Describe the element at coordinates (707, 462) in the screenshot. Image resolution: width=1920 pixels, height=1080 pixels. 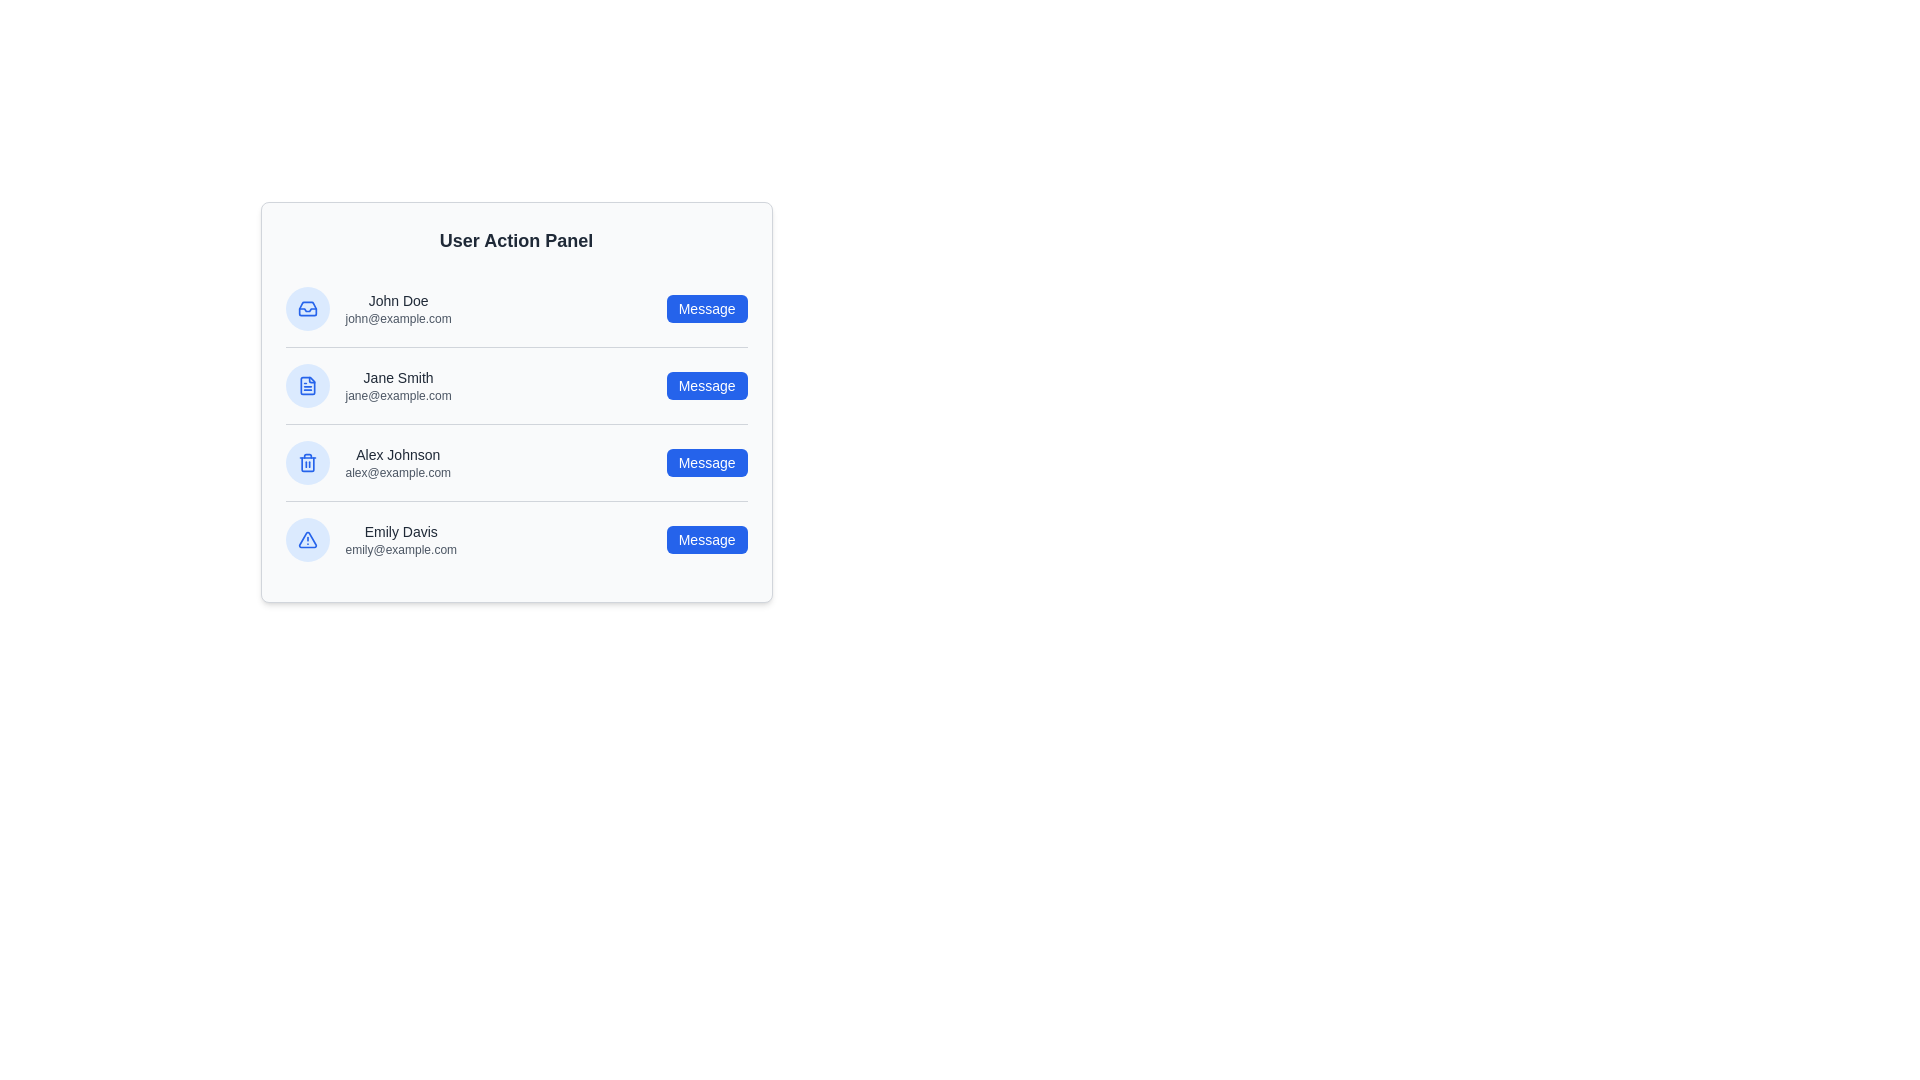
I see `'Message' button for the user identified by Alex Johnson` at that location.